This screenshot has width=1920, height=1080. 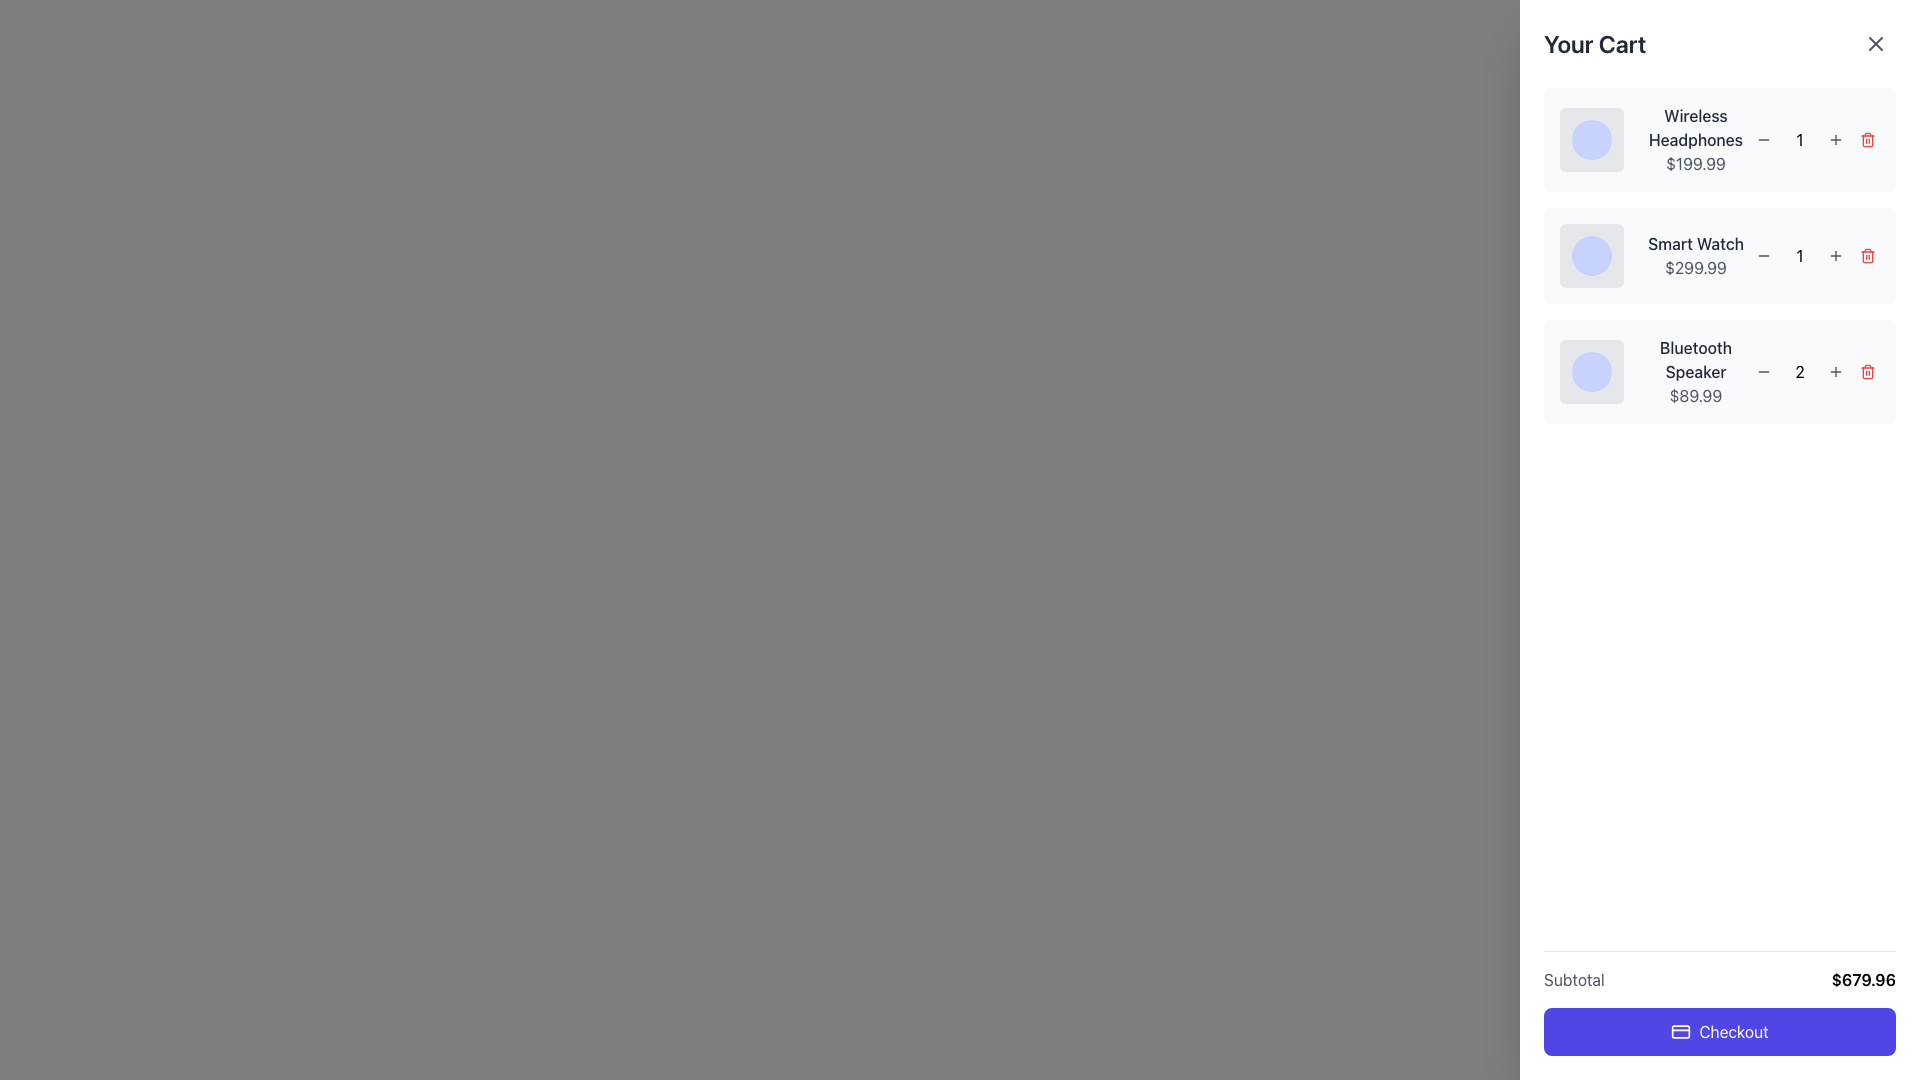 What do you see at coordinates (1836, 138) in the screenshot?
I see `the small gray '+' button located to the right of the quantity indicator for each cart item to increment the quantity` at bounding box center [1836, 138].